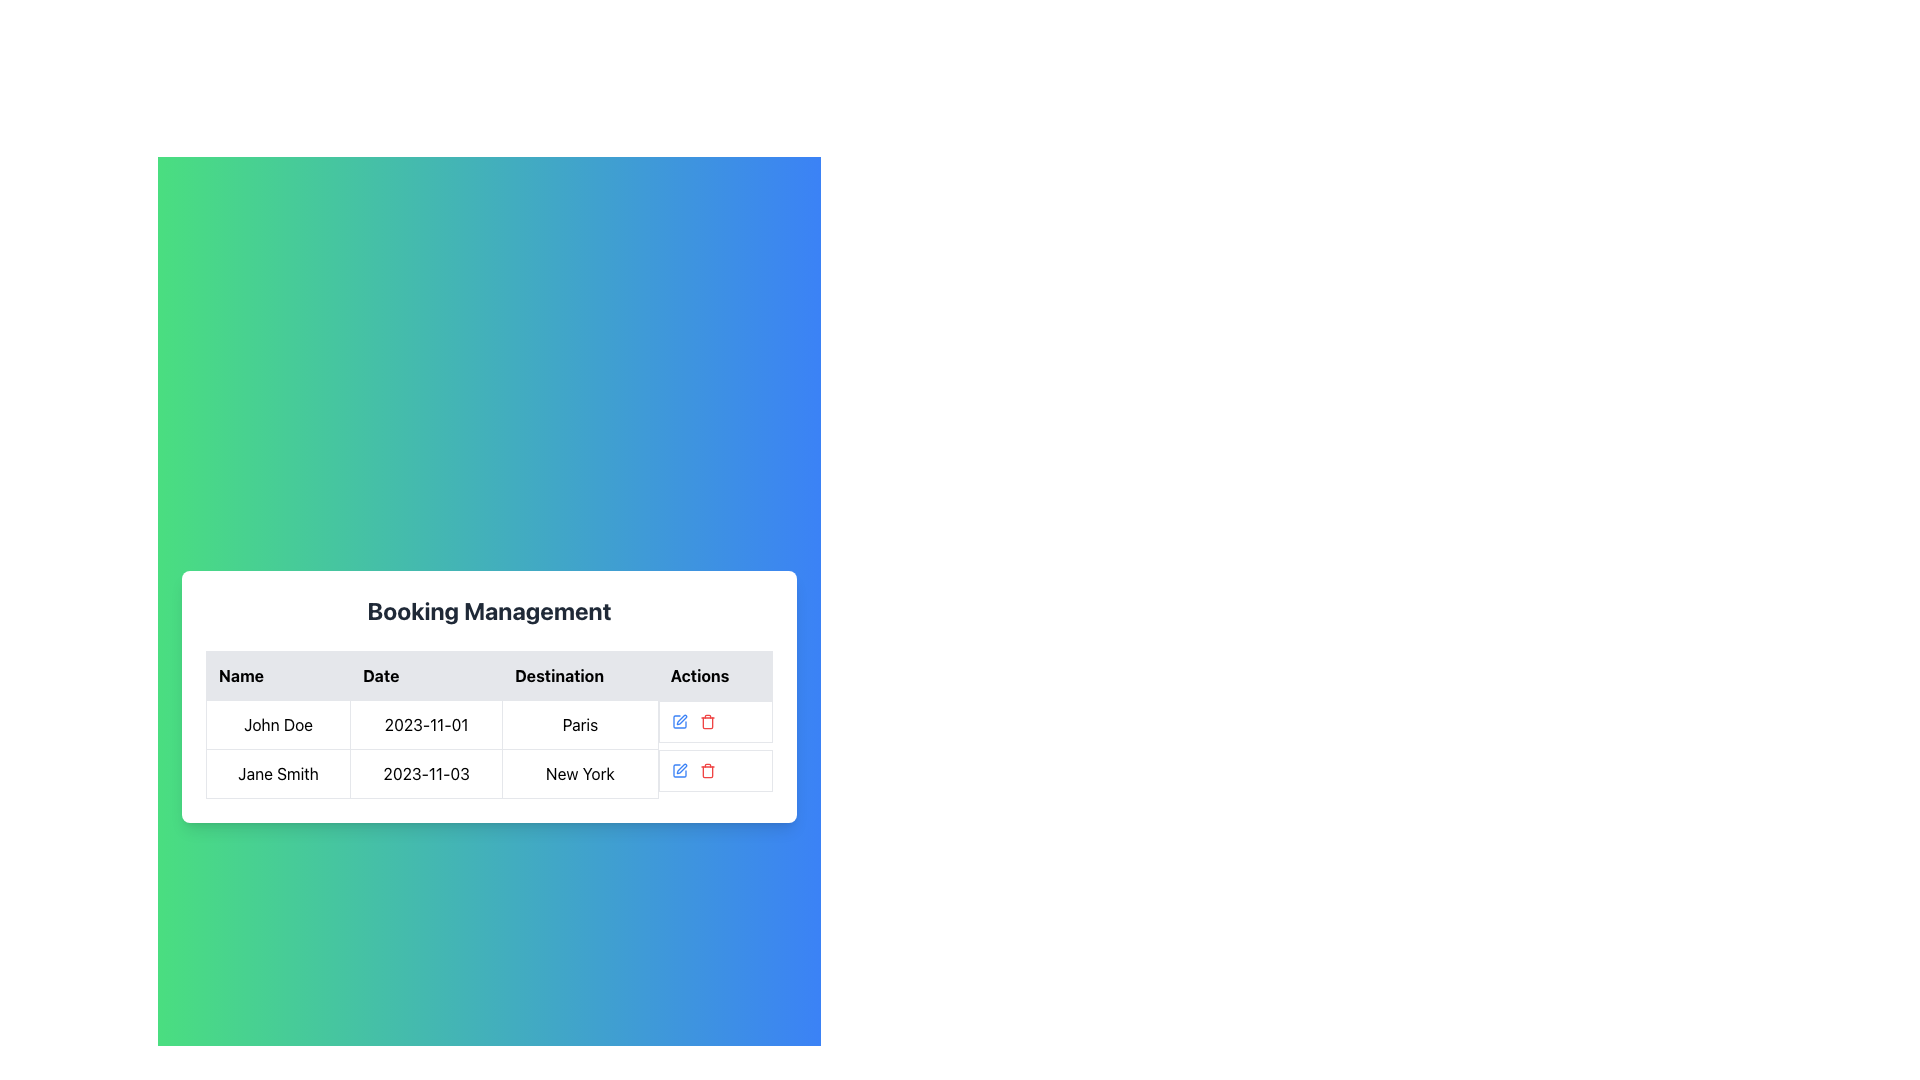 The height and width of the screenshot is (1080, 1920). What do you see at coordinates (579, 675) in the screenshot?
I see `the 'Destination' column header in the data table, which is the third column header located between the 'Date' and 'Actions' headers` at bounding box center [579, 675].